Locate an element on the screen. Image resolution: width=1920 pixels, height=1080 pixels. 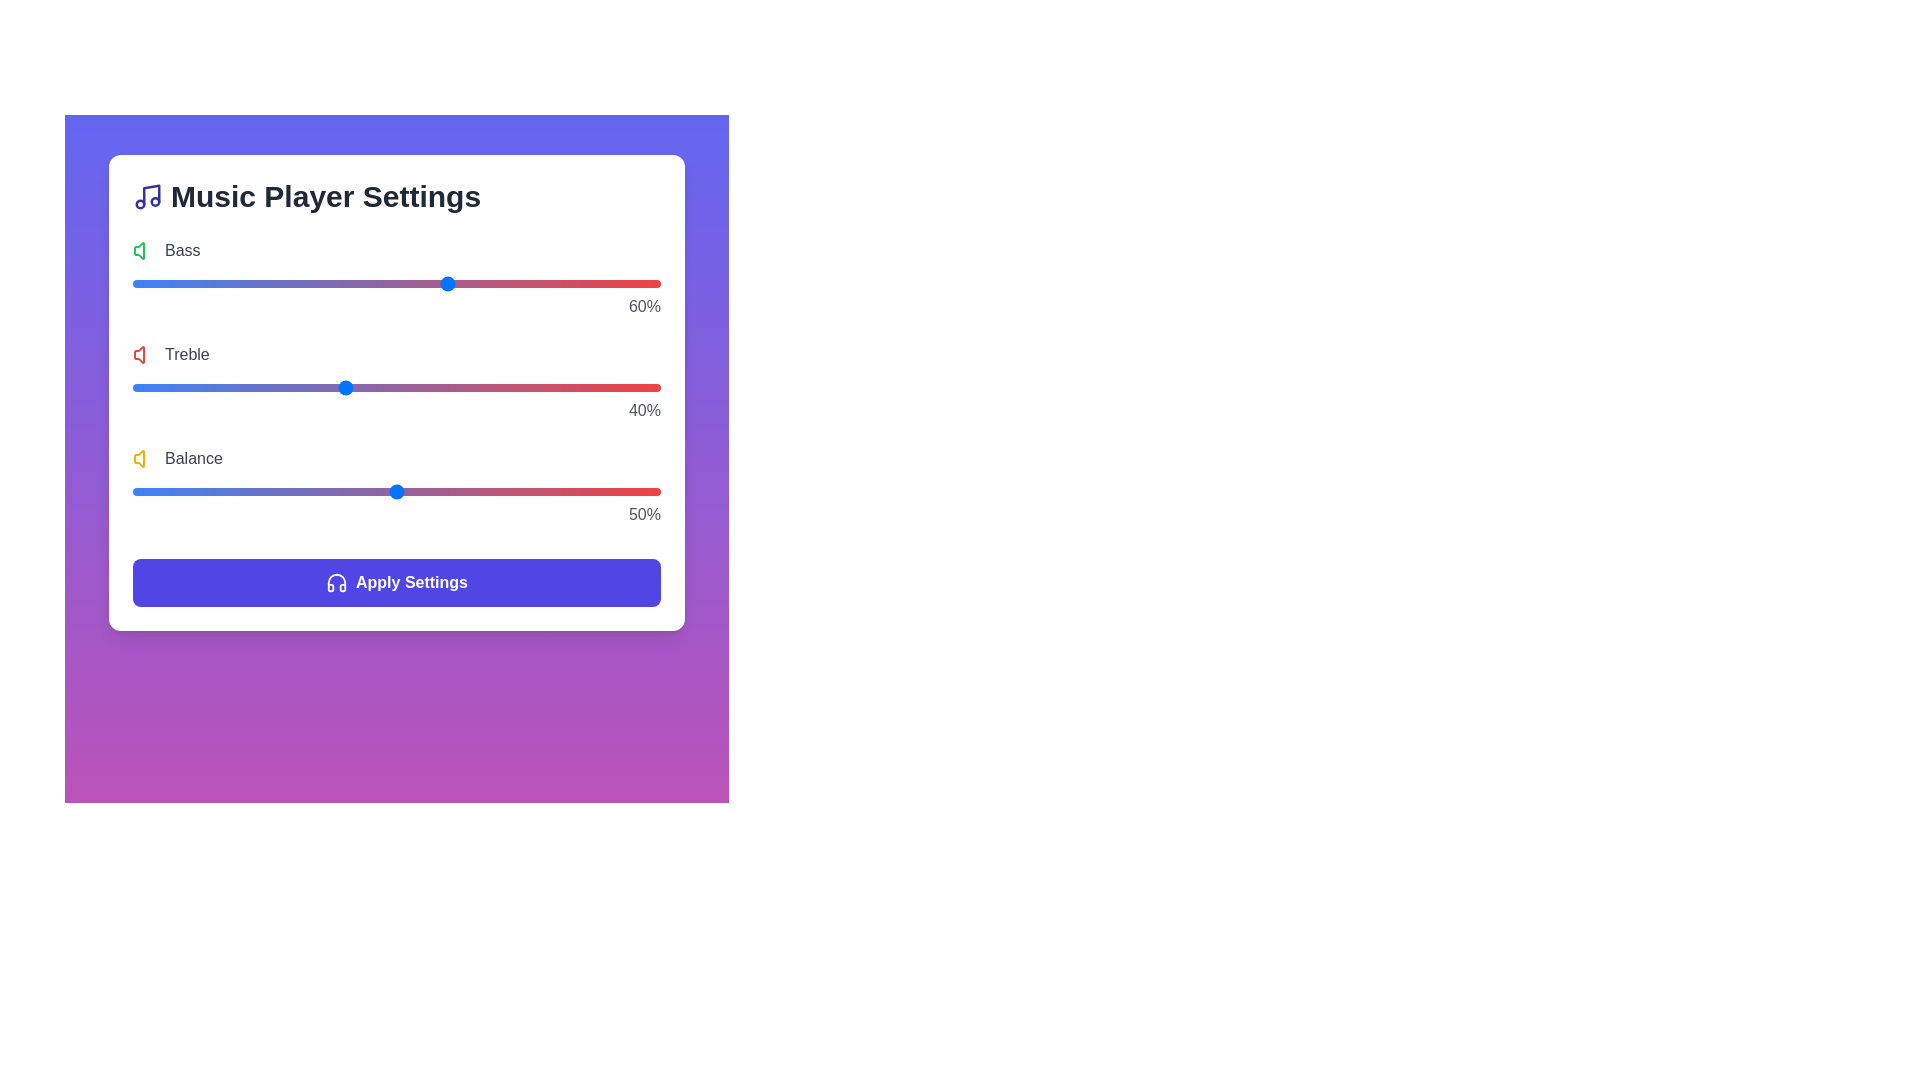
the 0 slider to 30% is located at coordinates (290, 284).